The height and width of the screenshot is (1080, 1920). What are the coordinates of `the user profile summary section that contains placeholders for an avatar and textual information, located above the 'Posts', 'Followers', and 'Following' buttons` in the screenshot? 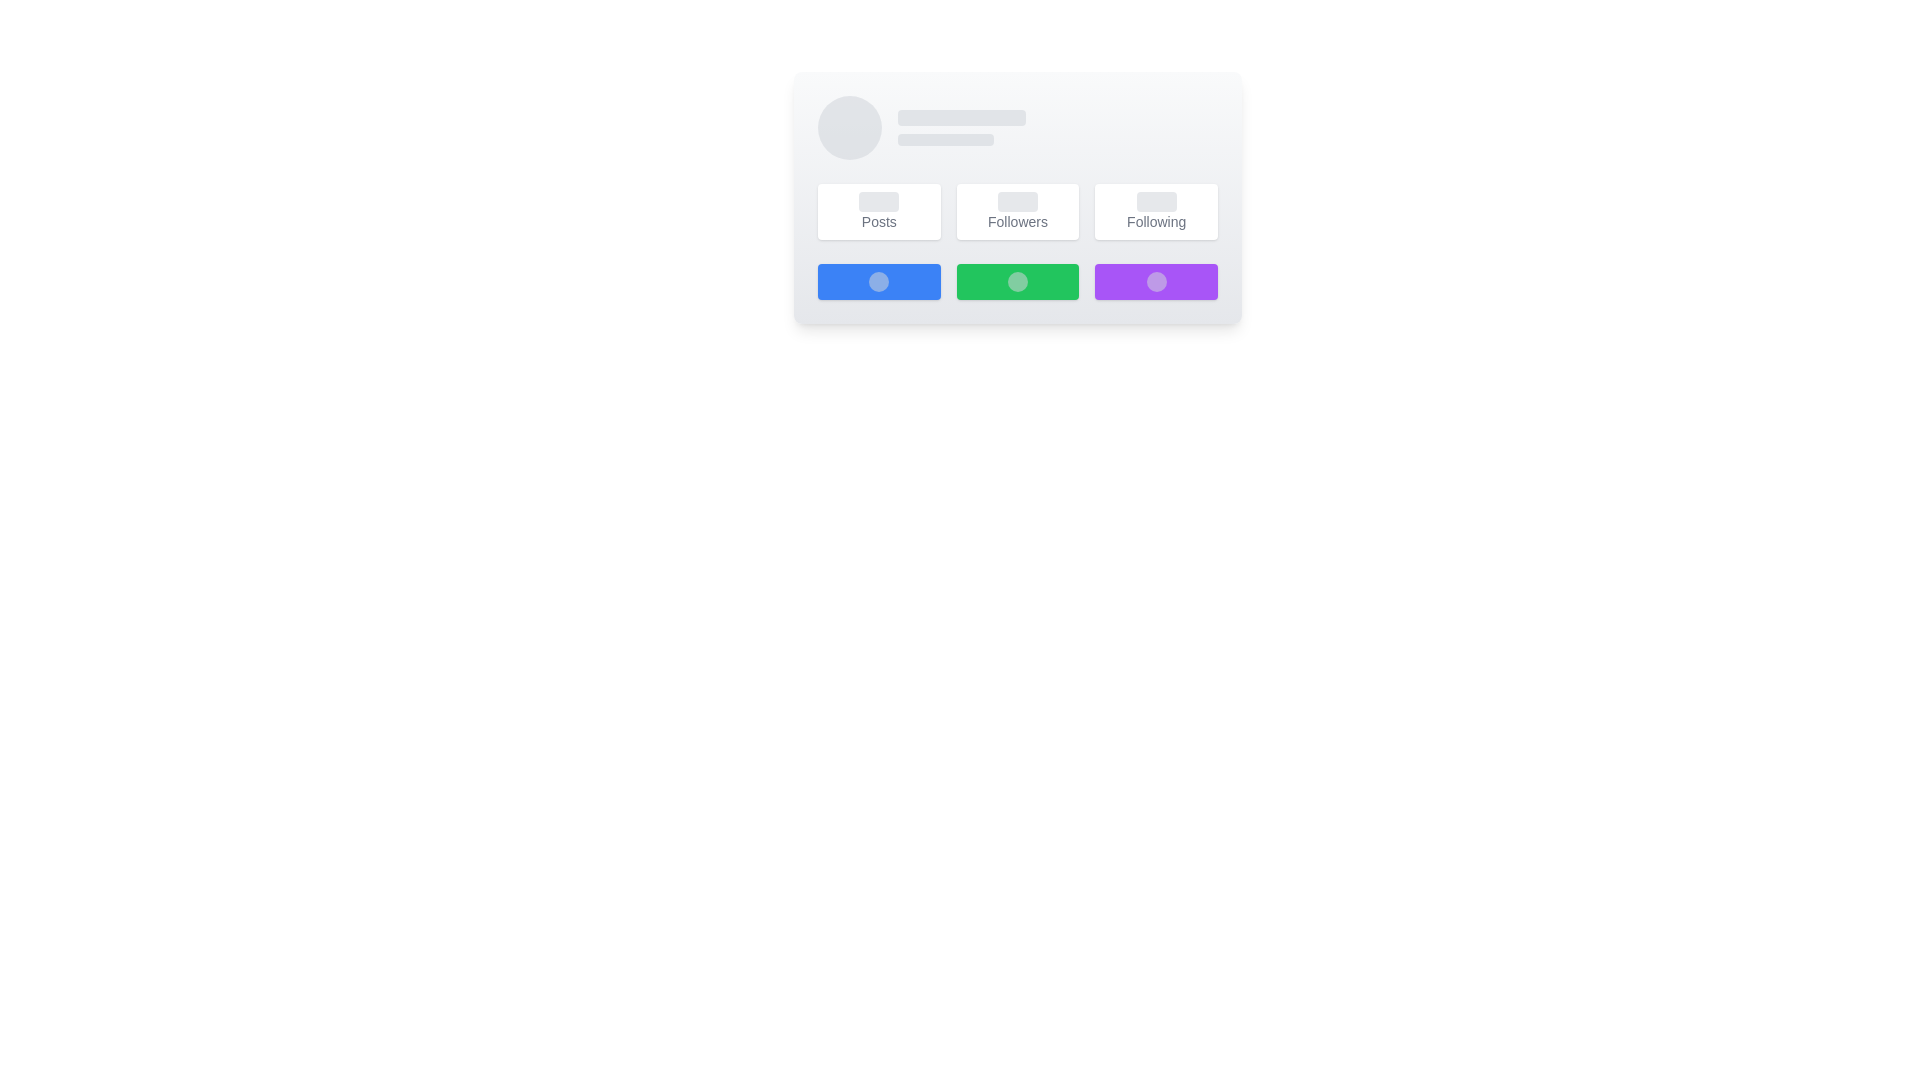 It's located at (1017, 127).